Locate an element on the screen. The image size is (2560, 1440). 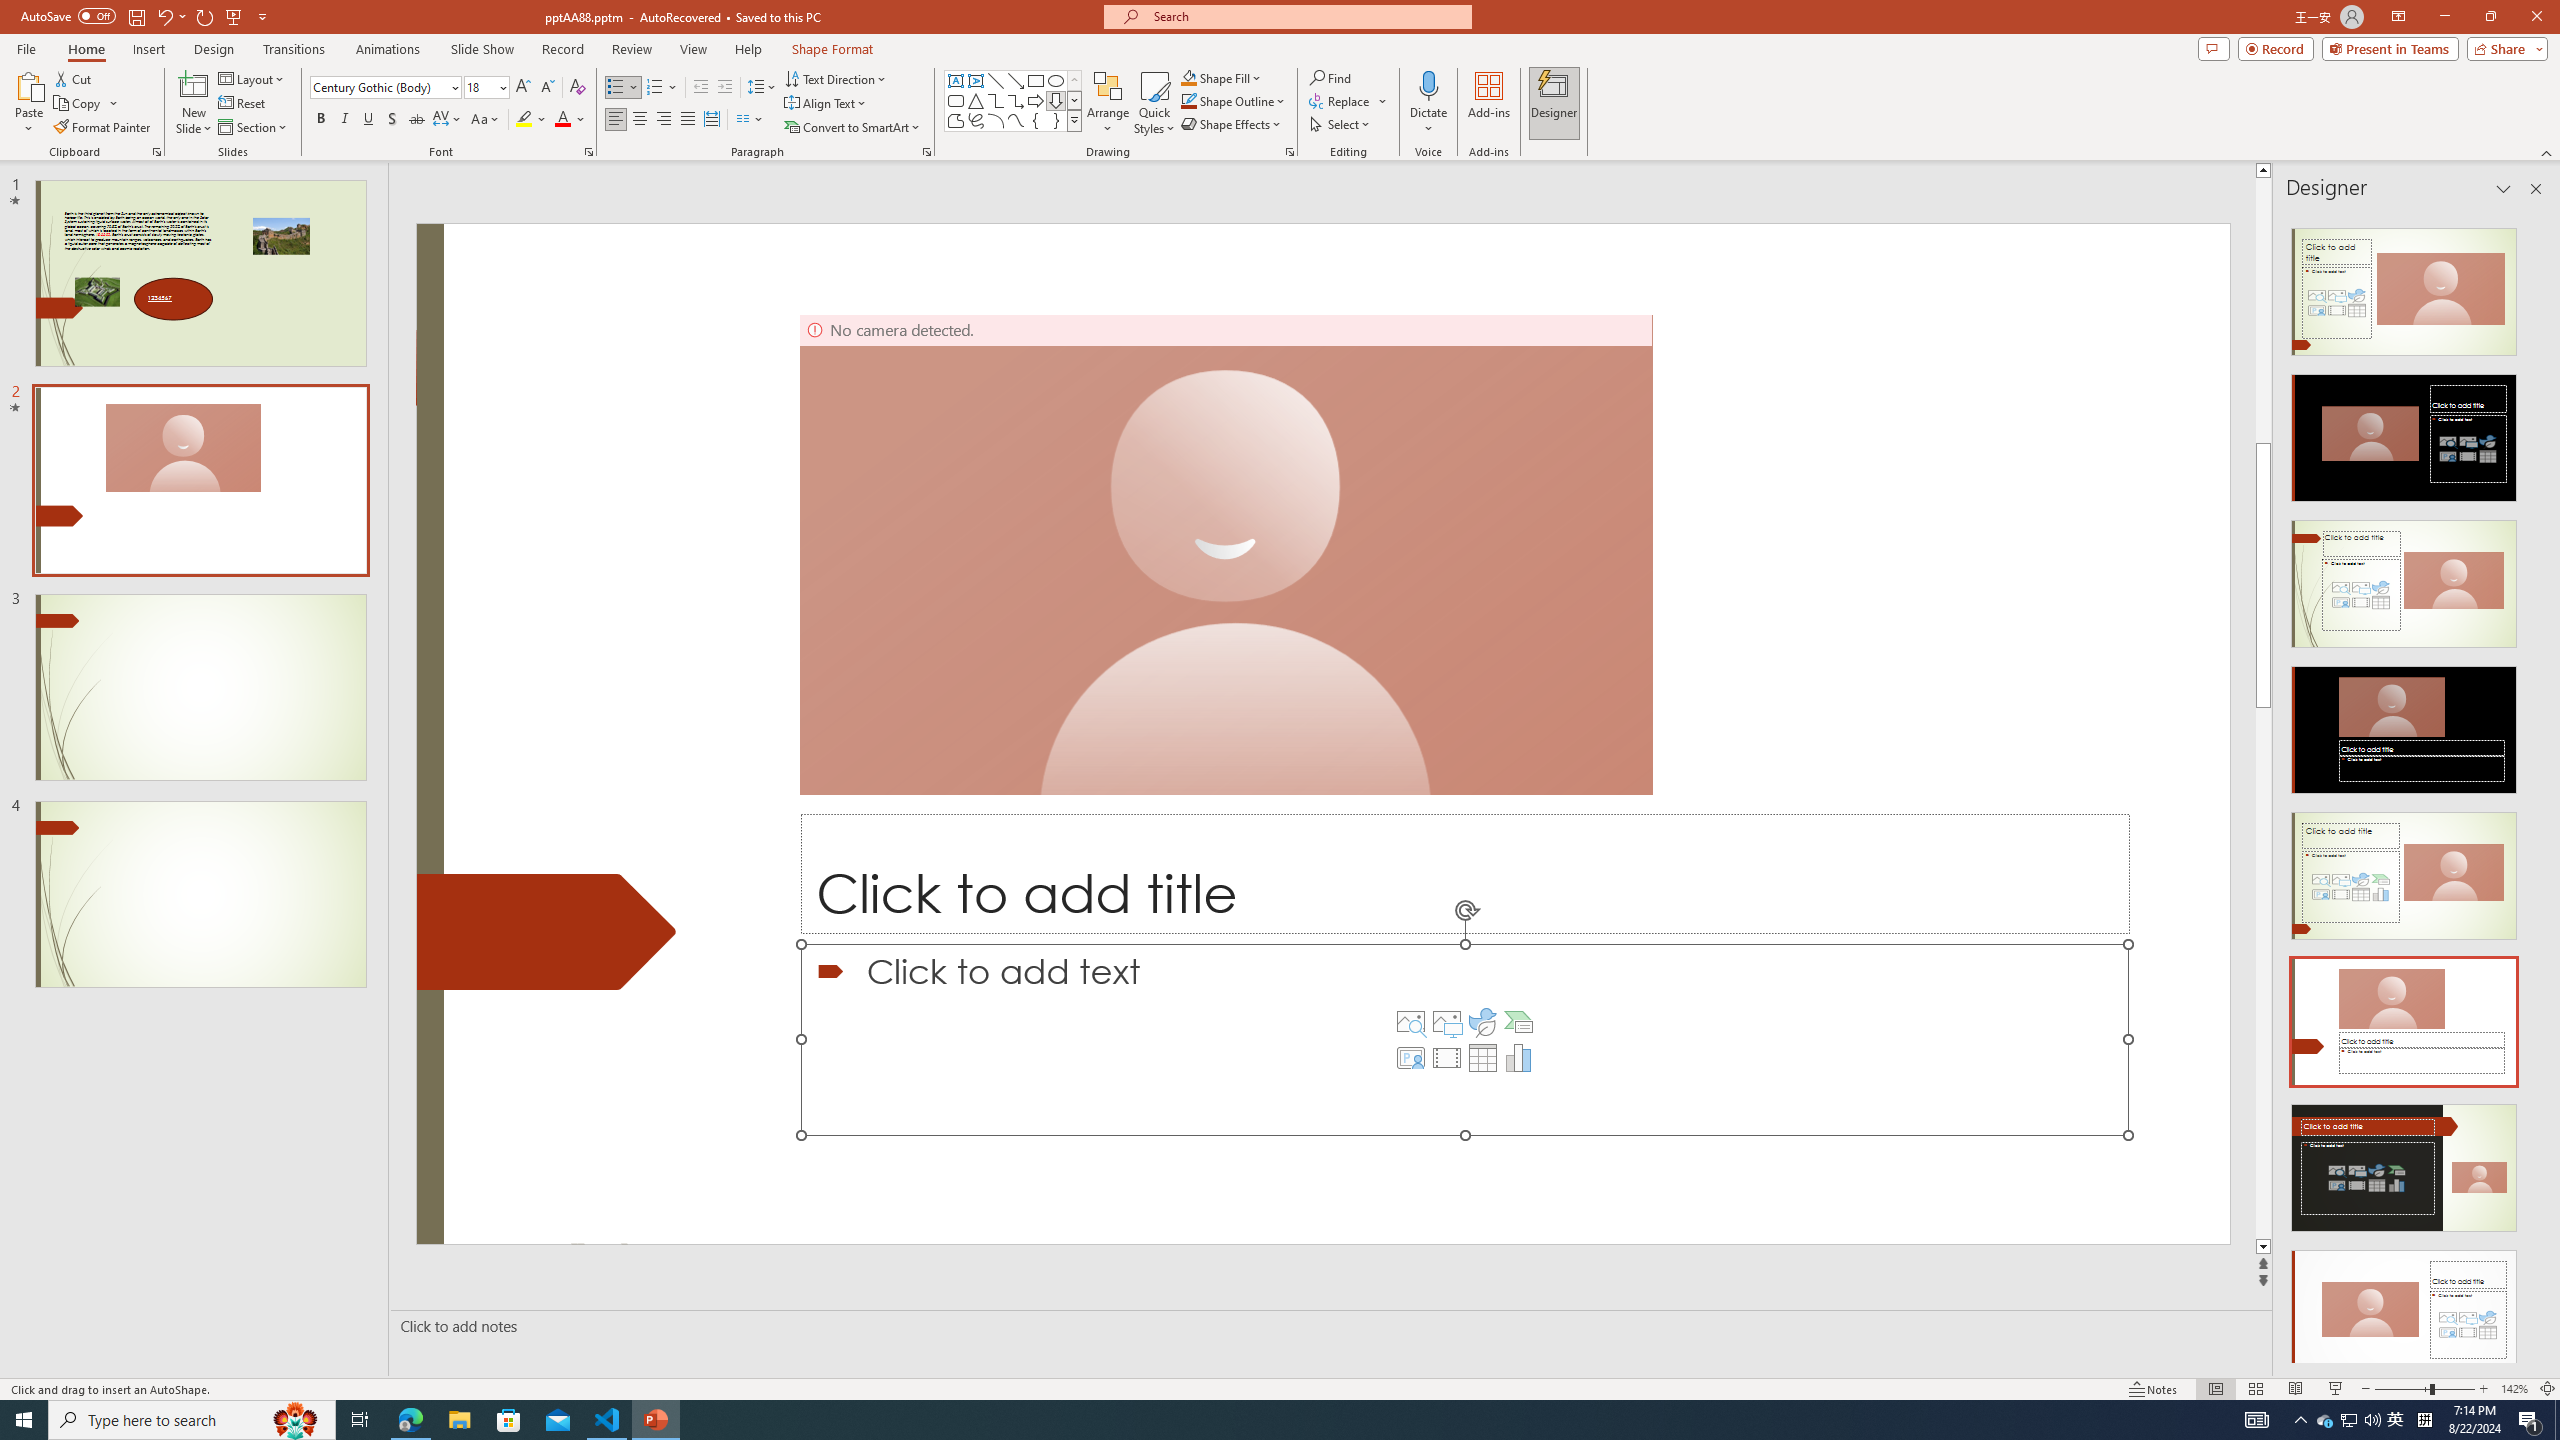
'Quick Access Toolbar' is located at coordinates (144, 16).